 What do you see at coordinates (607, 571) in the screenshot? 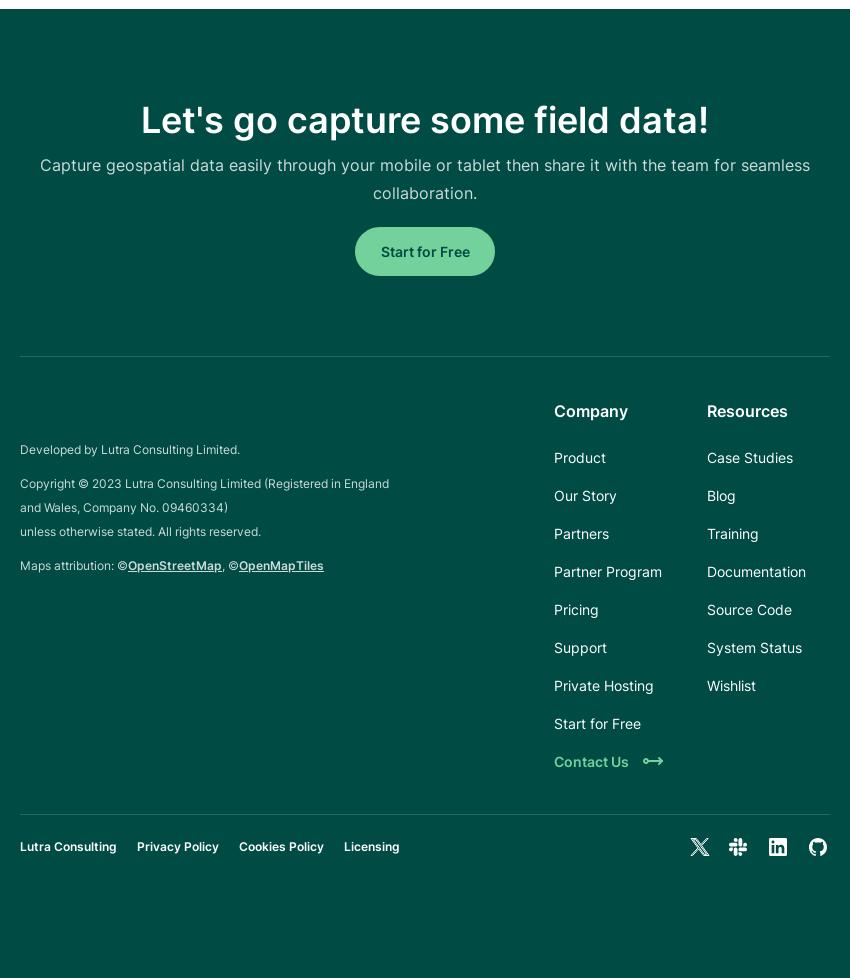
I see `'Partner Program'` at bounding box center [607, 571].